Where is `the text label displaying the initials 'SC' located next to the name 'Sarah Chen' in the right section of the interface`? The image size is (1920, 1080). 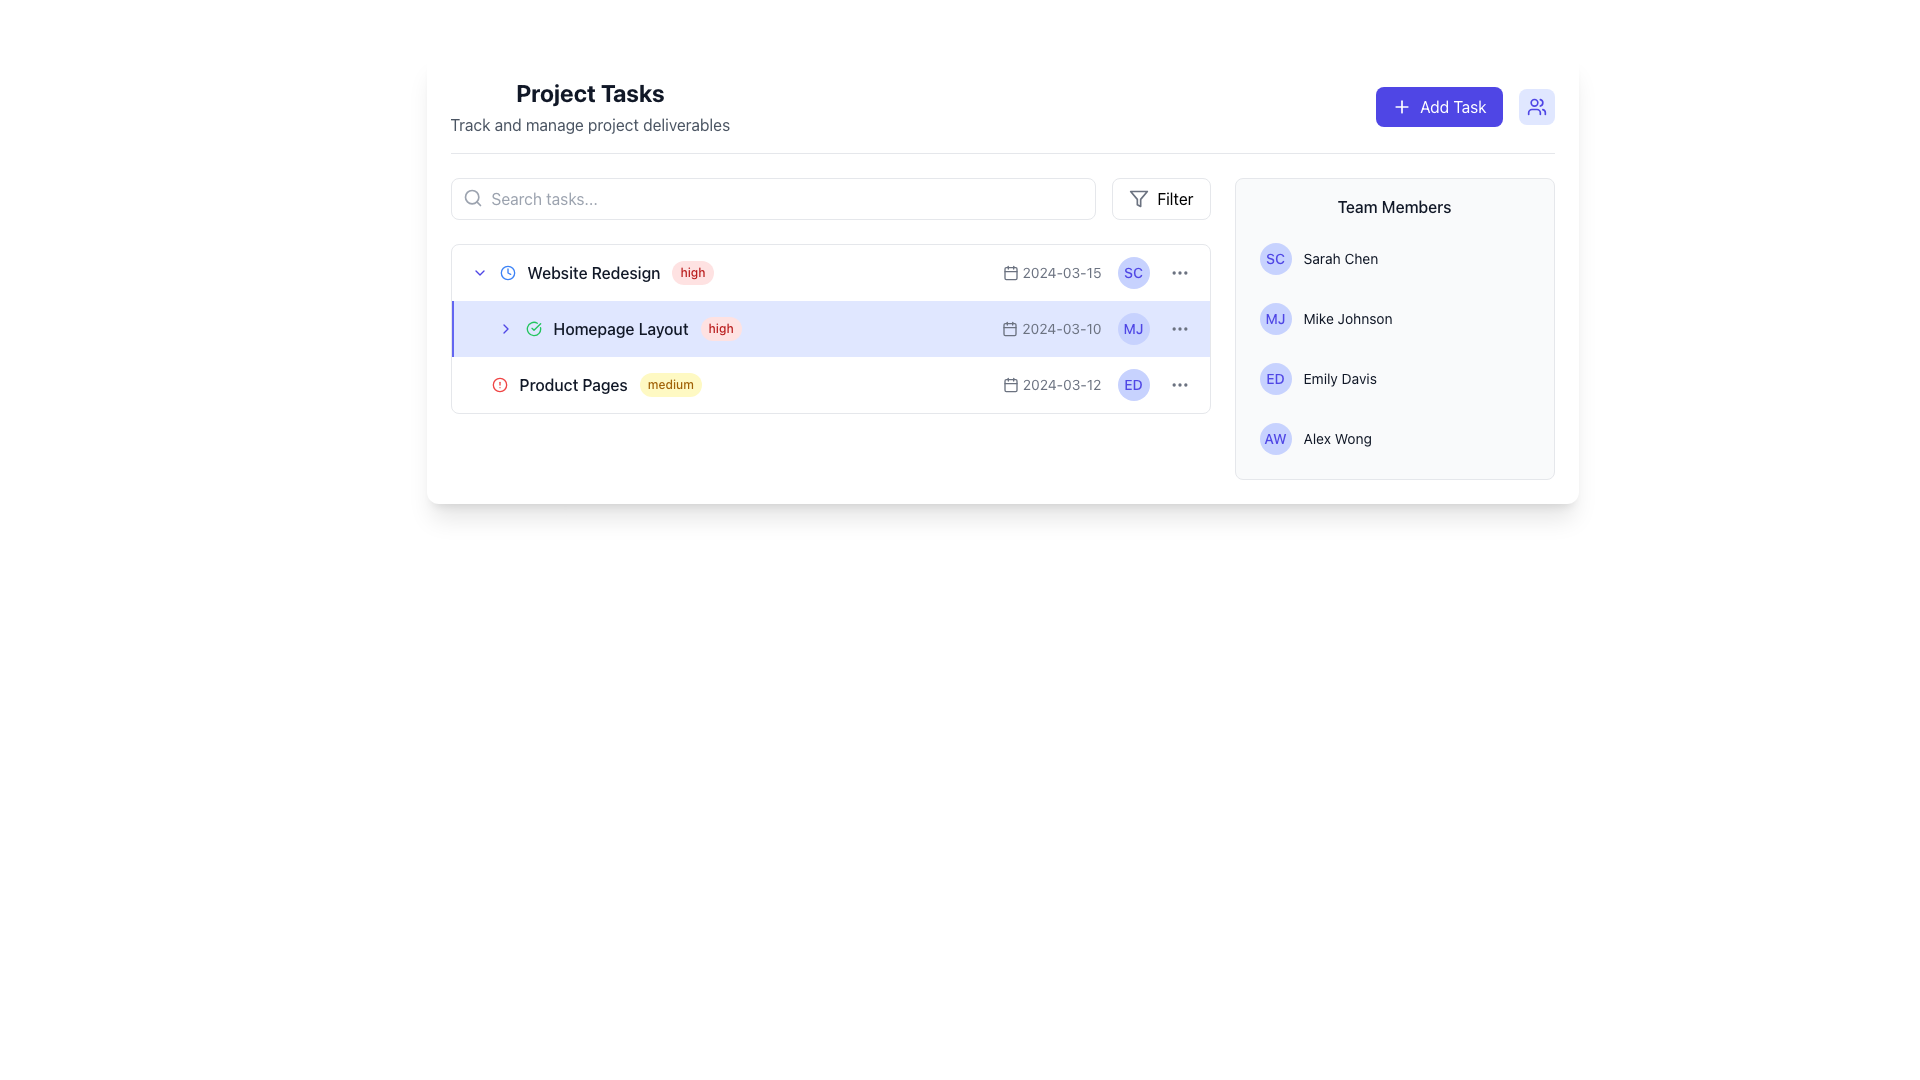 the text label displaying the initials 'SC' located next to the name 'Sarah Chen' in the right section of the interface is located at coordinates (1133, 273).